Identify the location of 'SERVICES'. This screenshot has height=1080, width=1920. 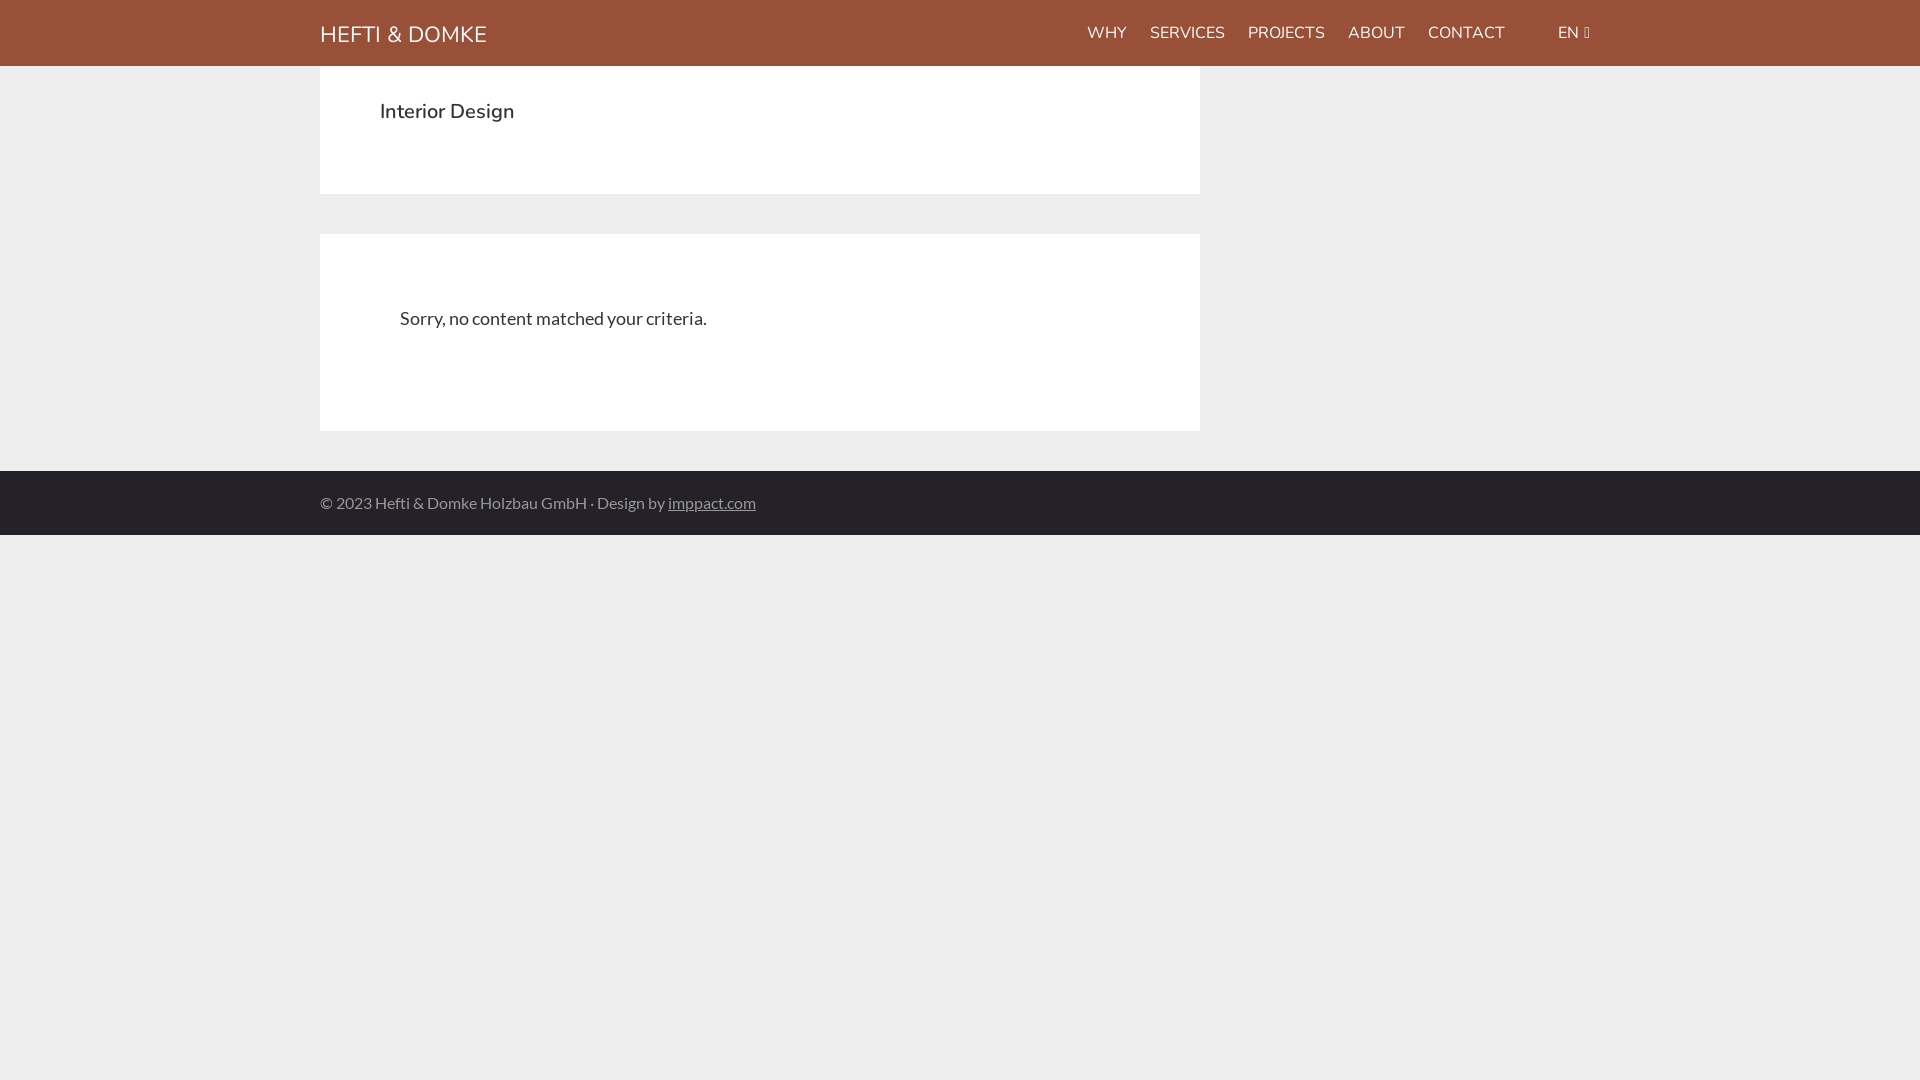
(1187, 33).